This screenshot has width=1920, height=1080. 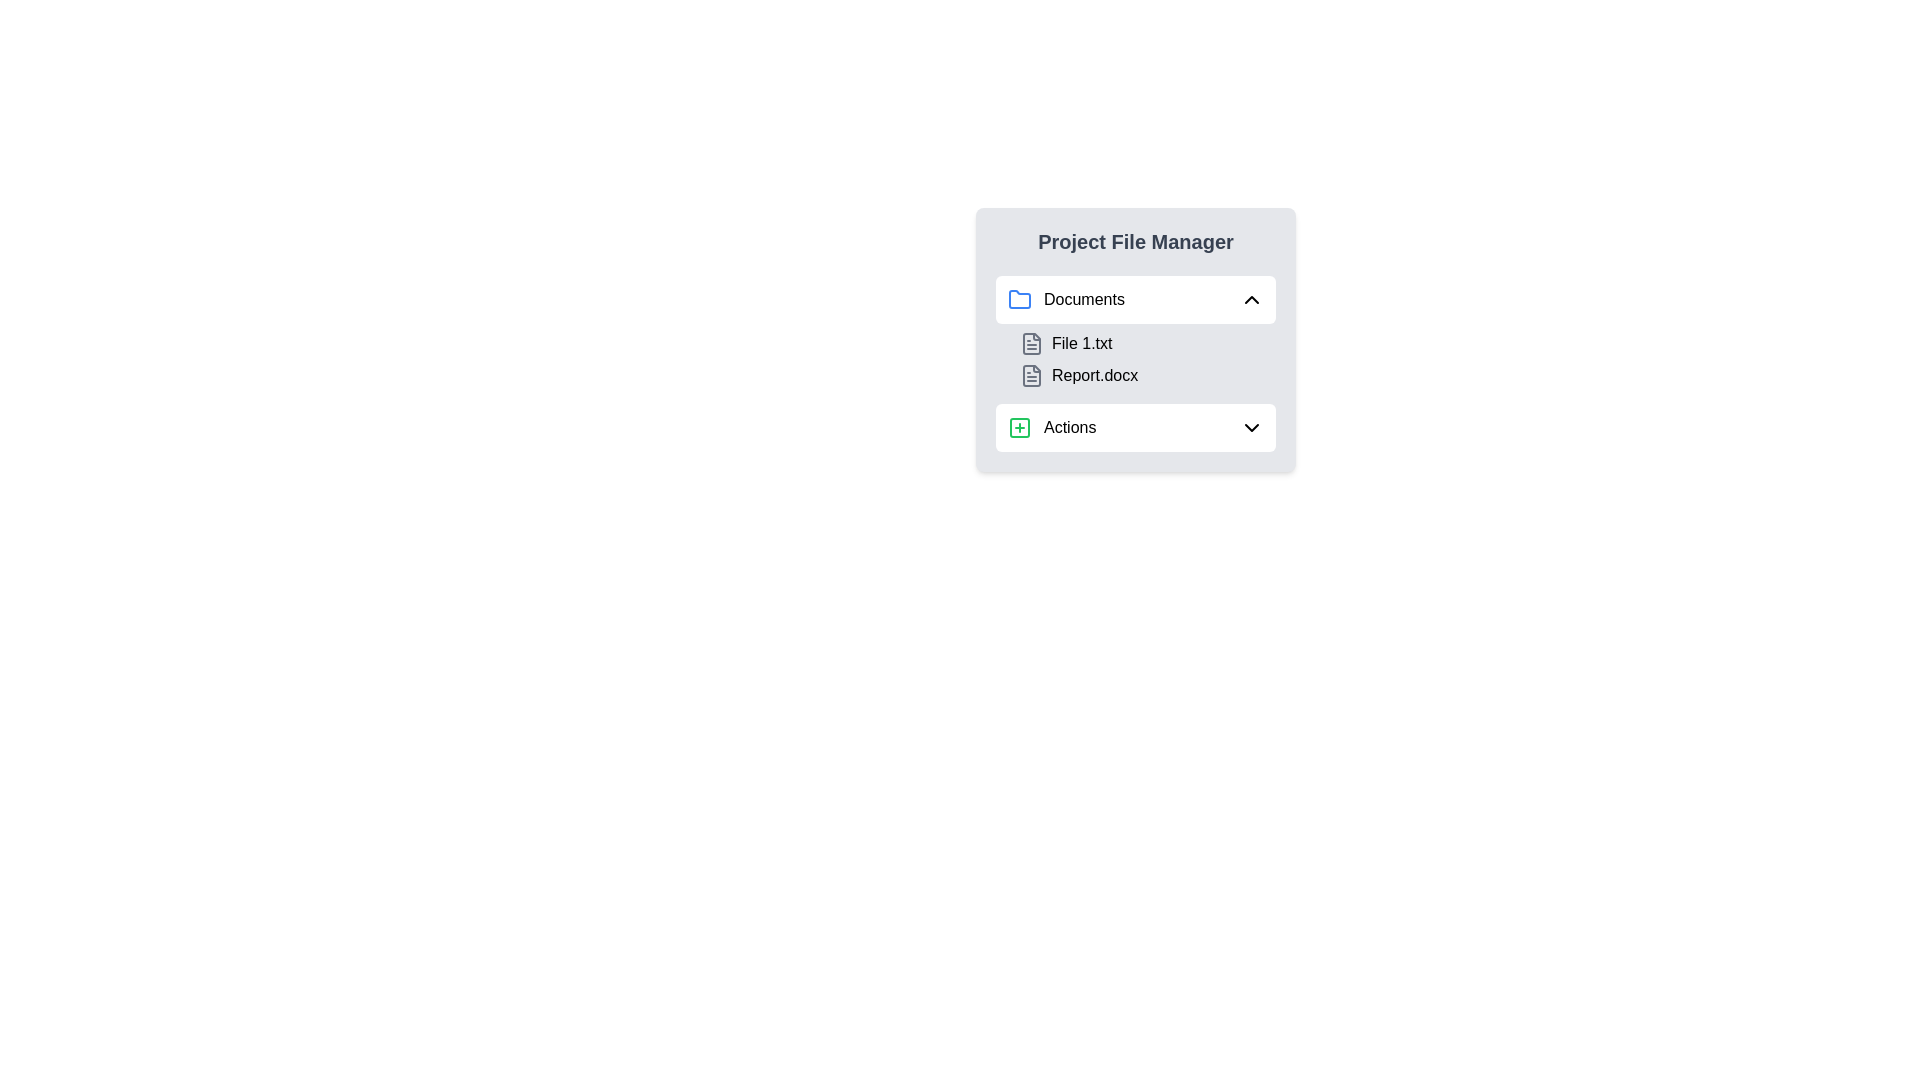 I want to click on the 'Documents' folder button in the file manager to change its background color, so click(x=1136, y=300).